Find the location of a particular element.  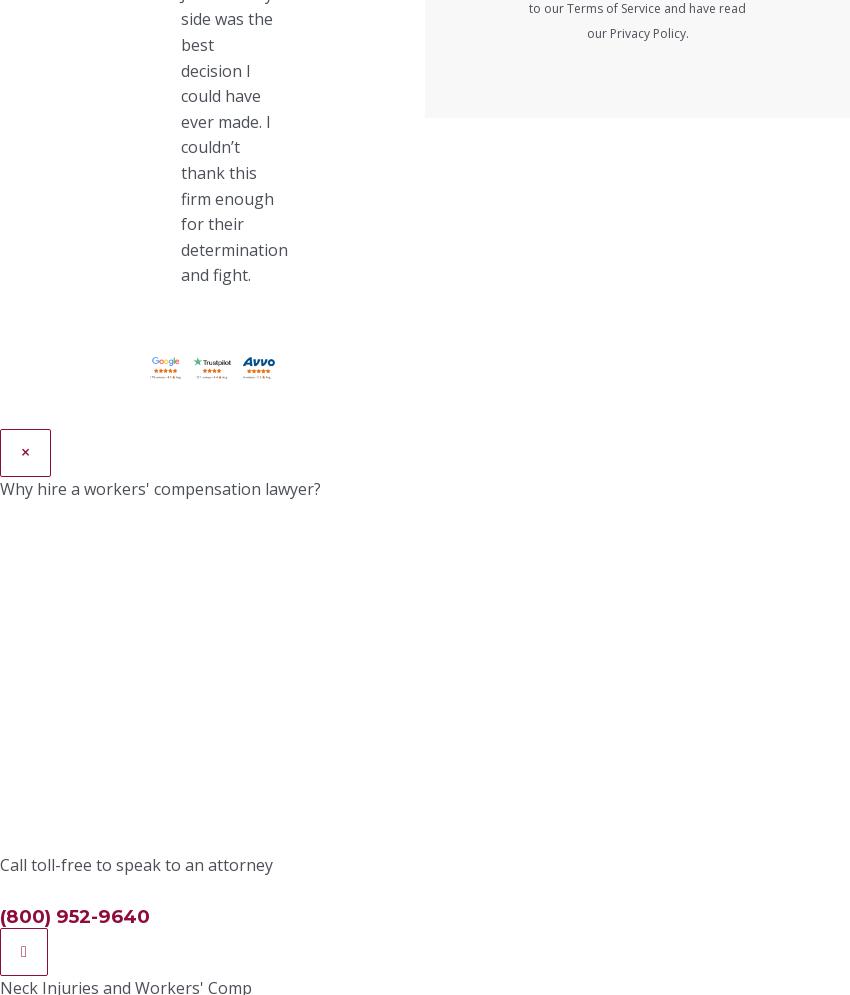

'Weekly pay for lost wages while you cannot work' is located at coordinates (271, 220).